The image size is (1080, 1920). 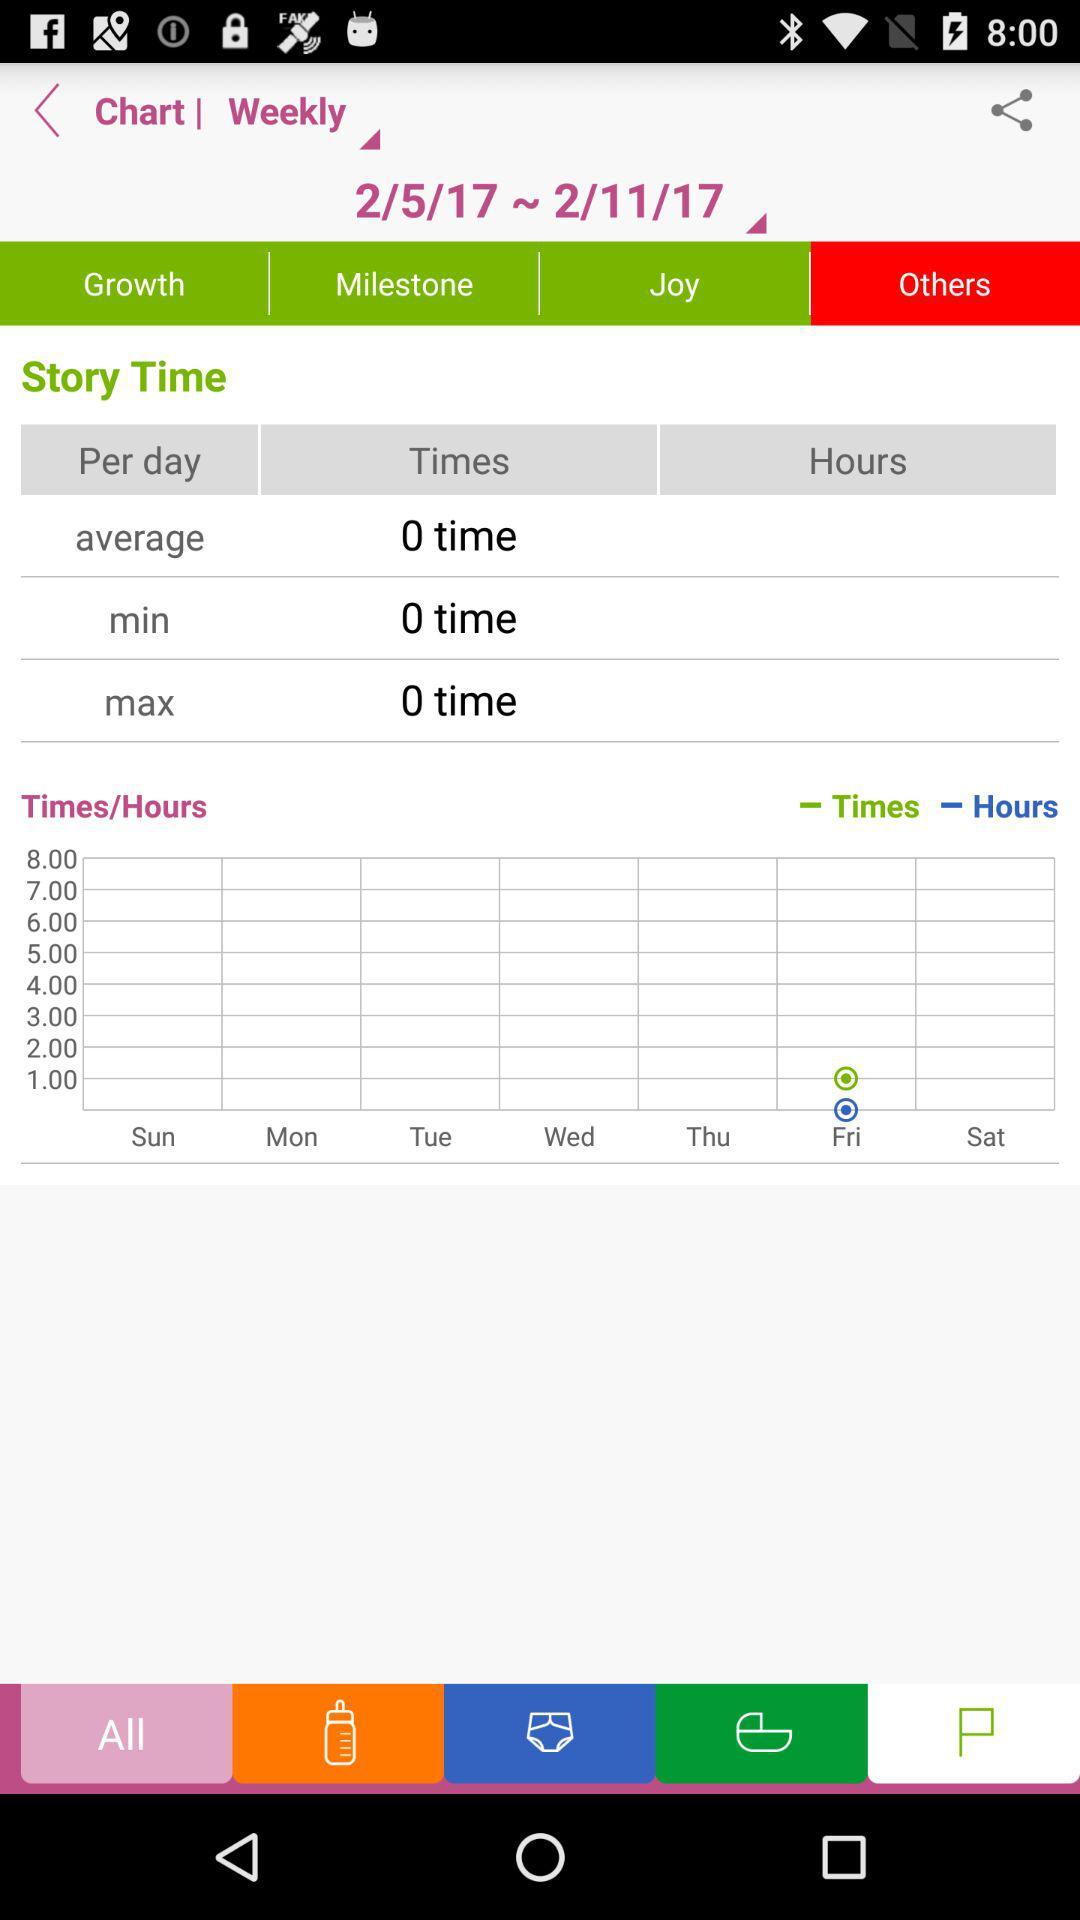 What do you see at coordinates (972, 1737) in the screenshot?
I see `flag info` at bounding box center [972, 1737].